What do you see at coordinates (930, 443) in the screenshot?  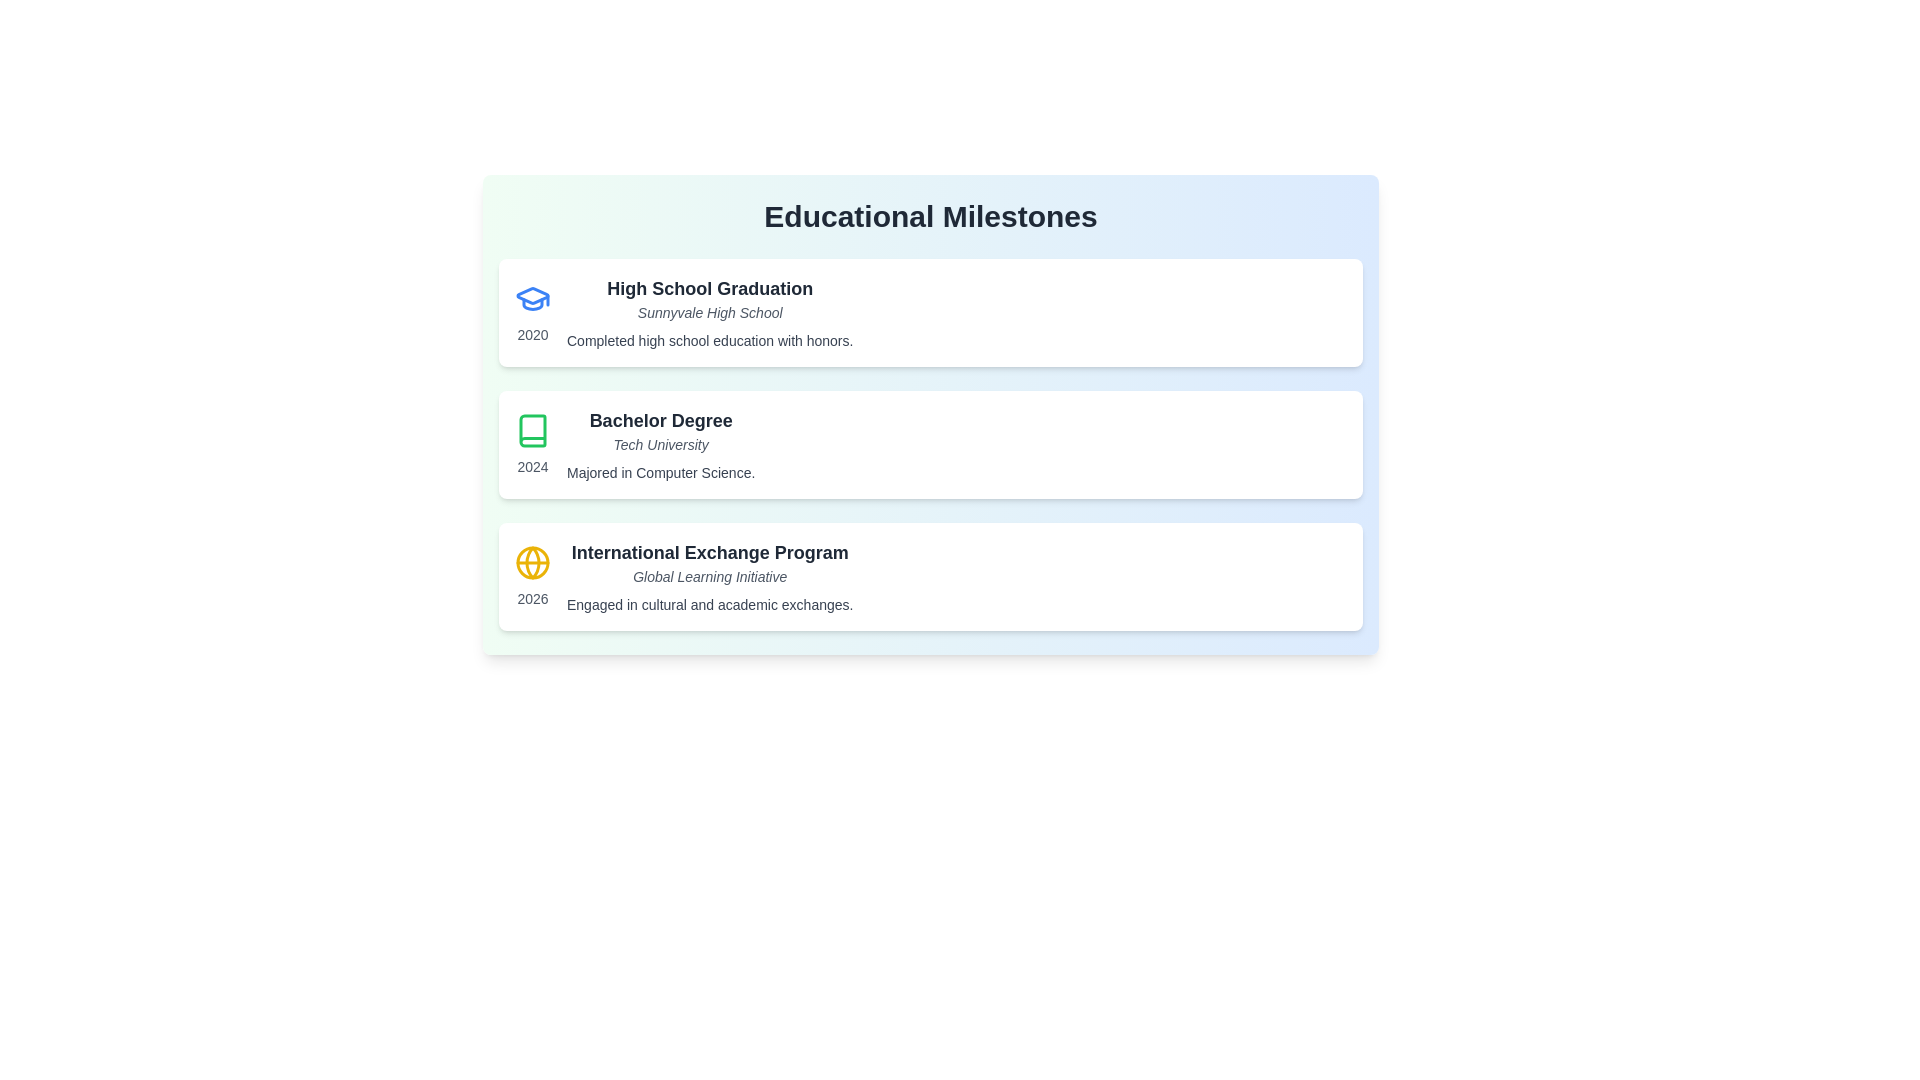 I see `to select or interact with the milestone section showcasing the Bachelor's degree in Computer Science from Tech University, which is visually distinct with a white background and rounded corners` at bounding box center [930, 443].